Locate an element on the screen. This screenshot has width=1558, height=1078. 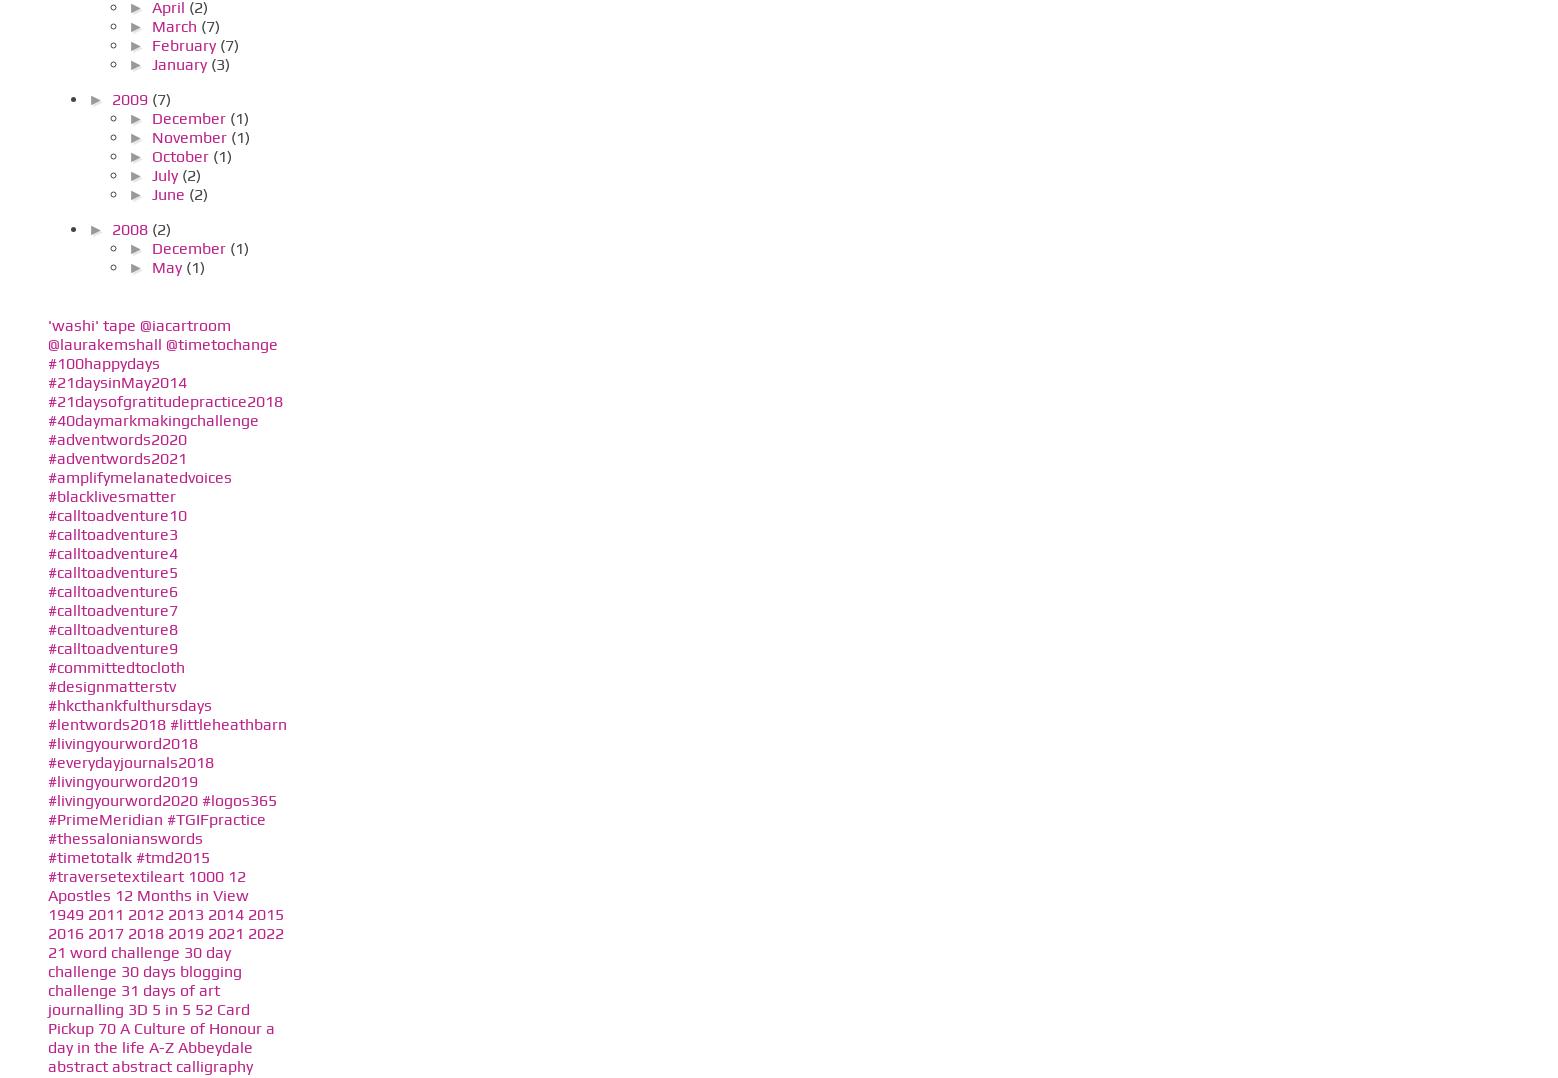
'@laurakemshall' is located at coordinates (104, 342).